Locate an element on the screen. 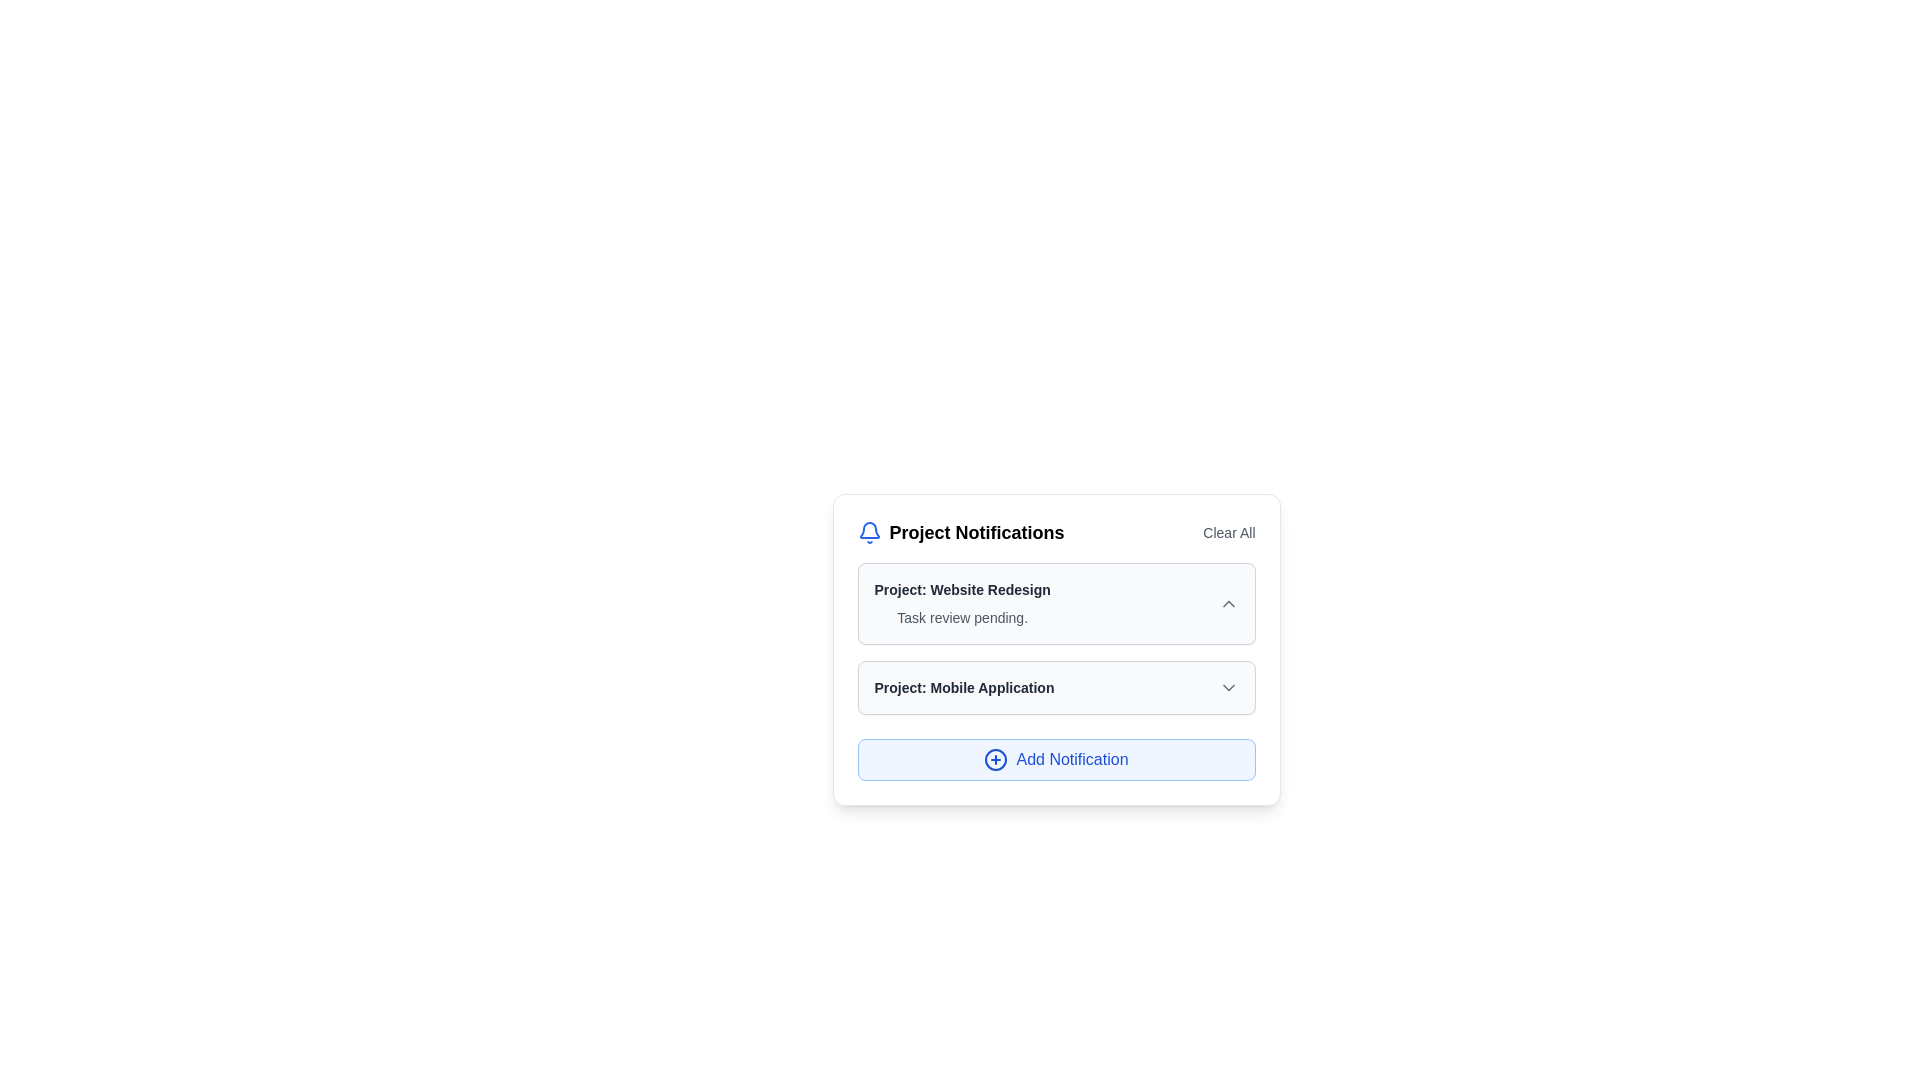 This screenshot has width=1920, height=1080. the interactive link located at the far-right side of the header of the notification panel to clear all notifications is located at coordinates (1228, 531).